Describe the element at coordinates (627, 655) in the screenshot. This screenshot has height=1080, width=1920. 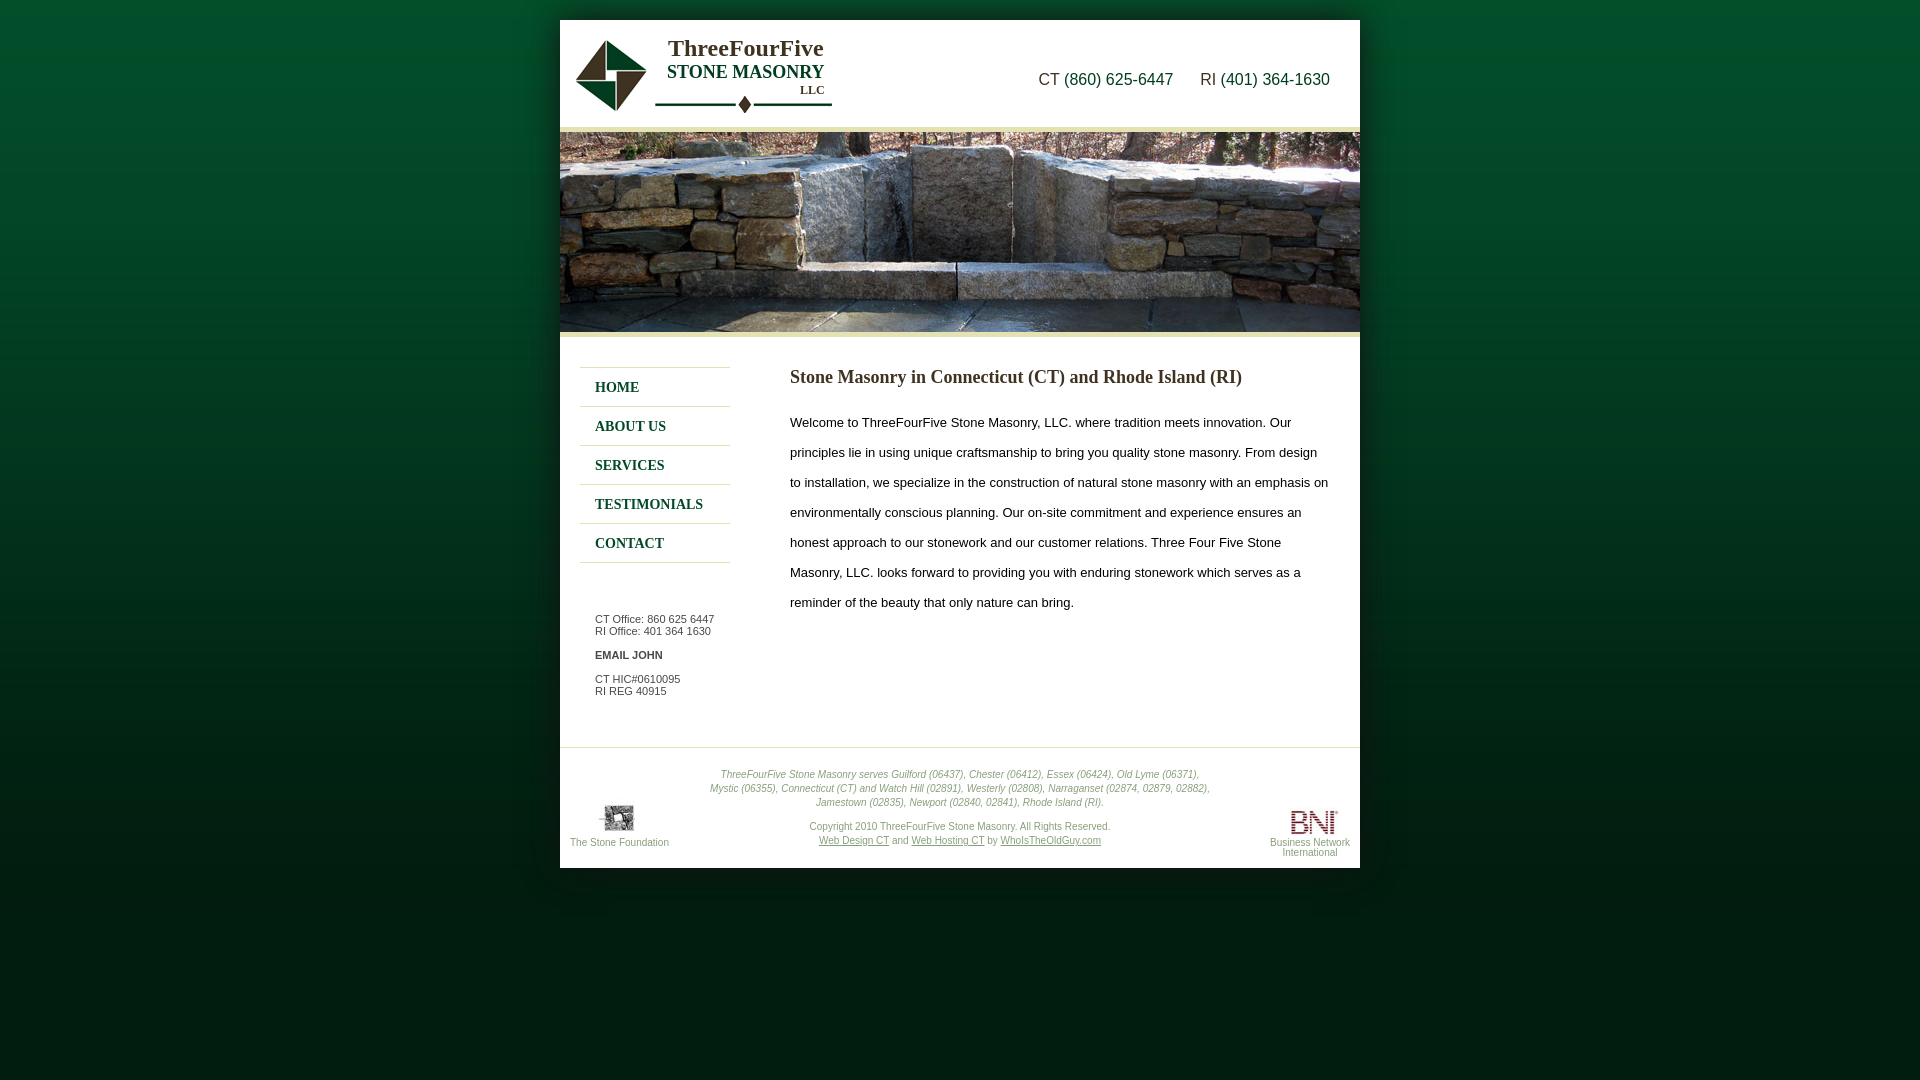
I see `'EMAIL JOHN'` at that location.